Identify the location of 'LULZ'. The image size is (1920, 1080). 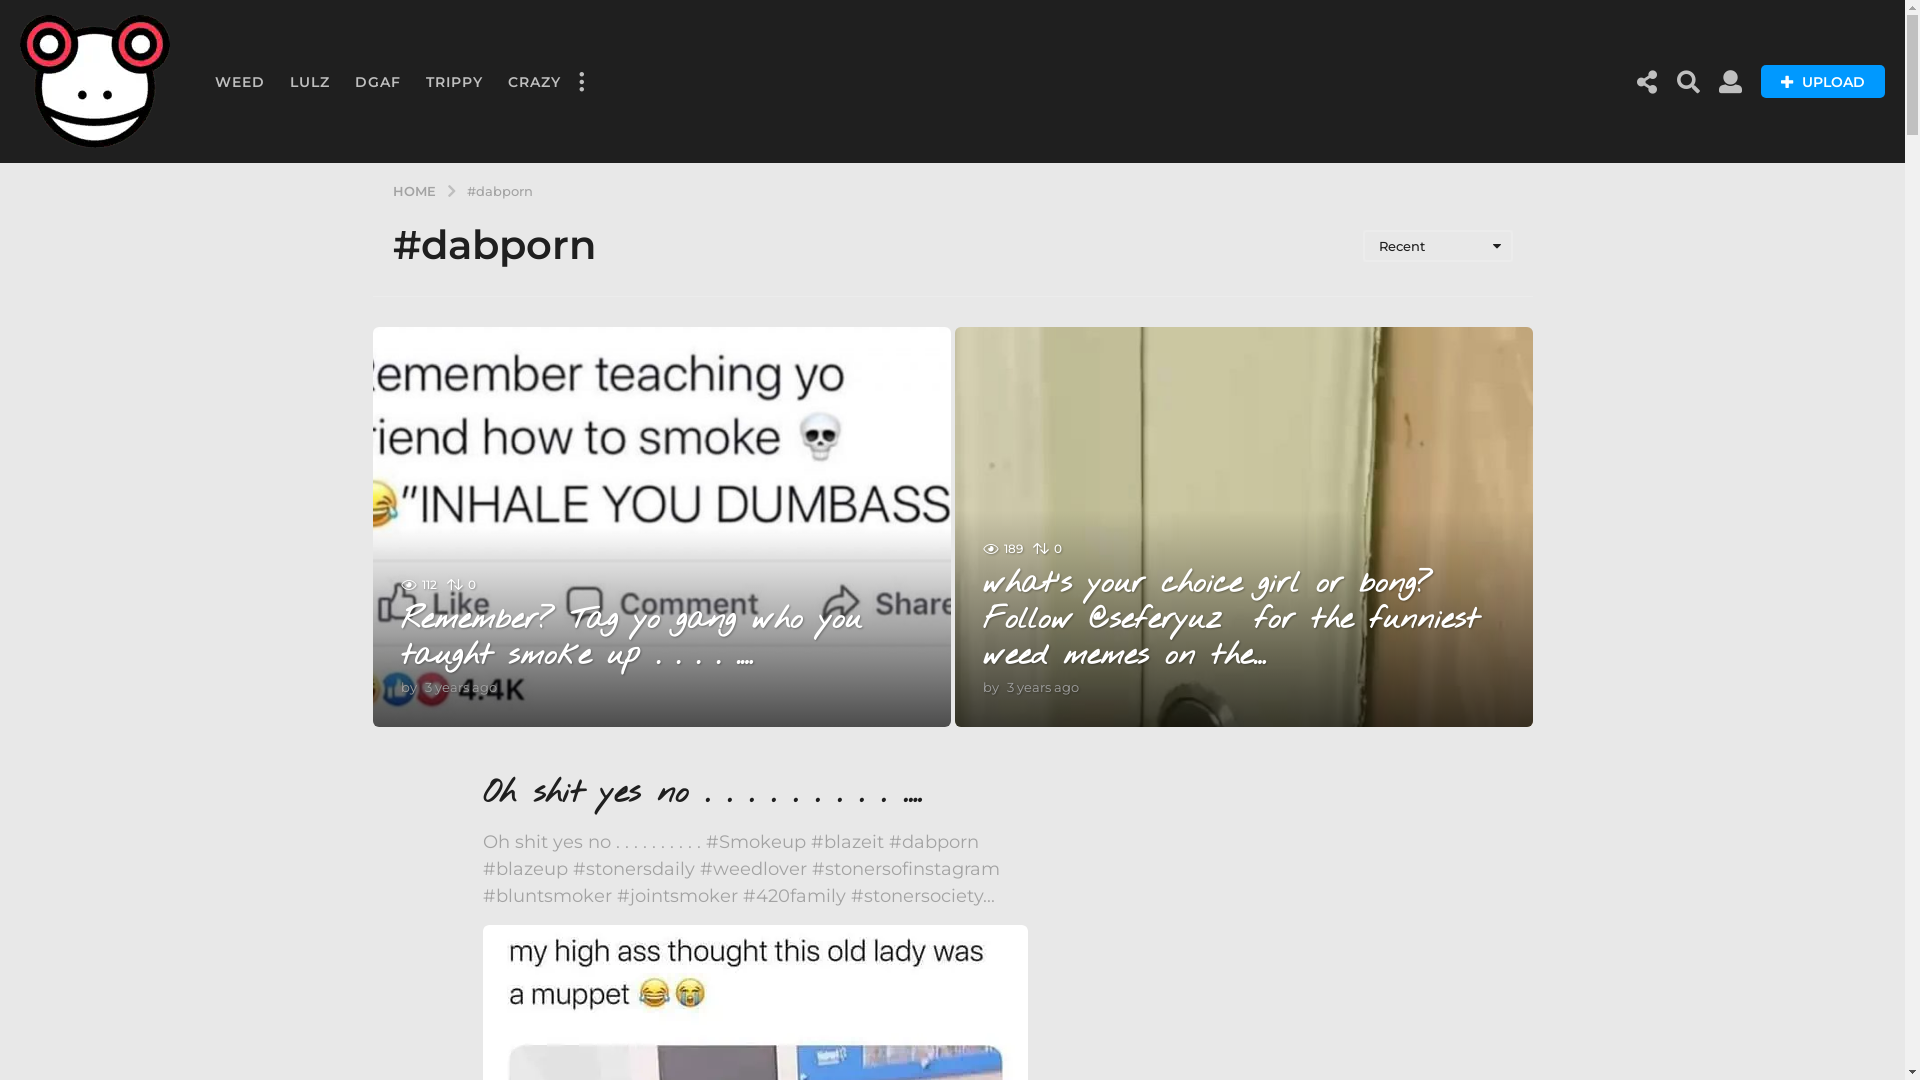
(309, 80).